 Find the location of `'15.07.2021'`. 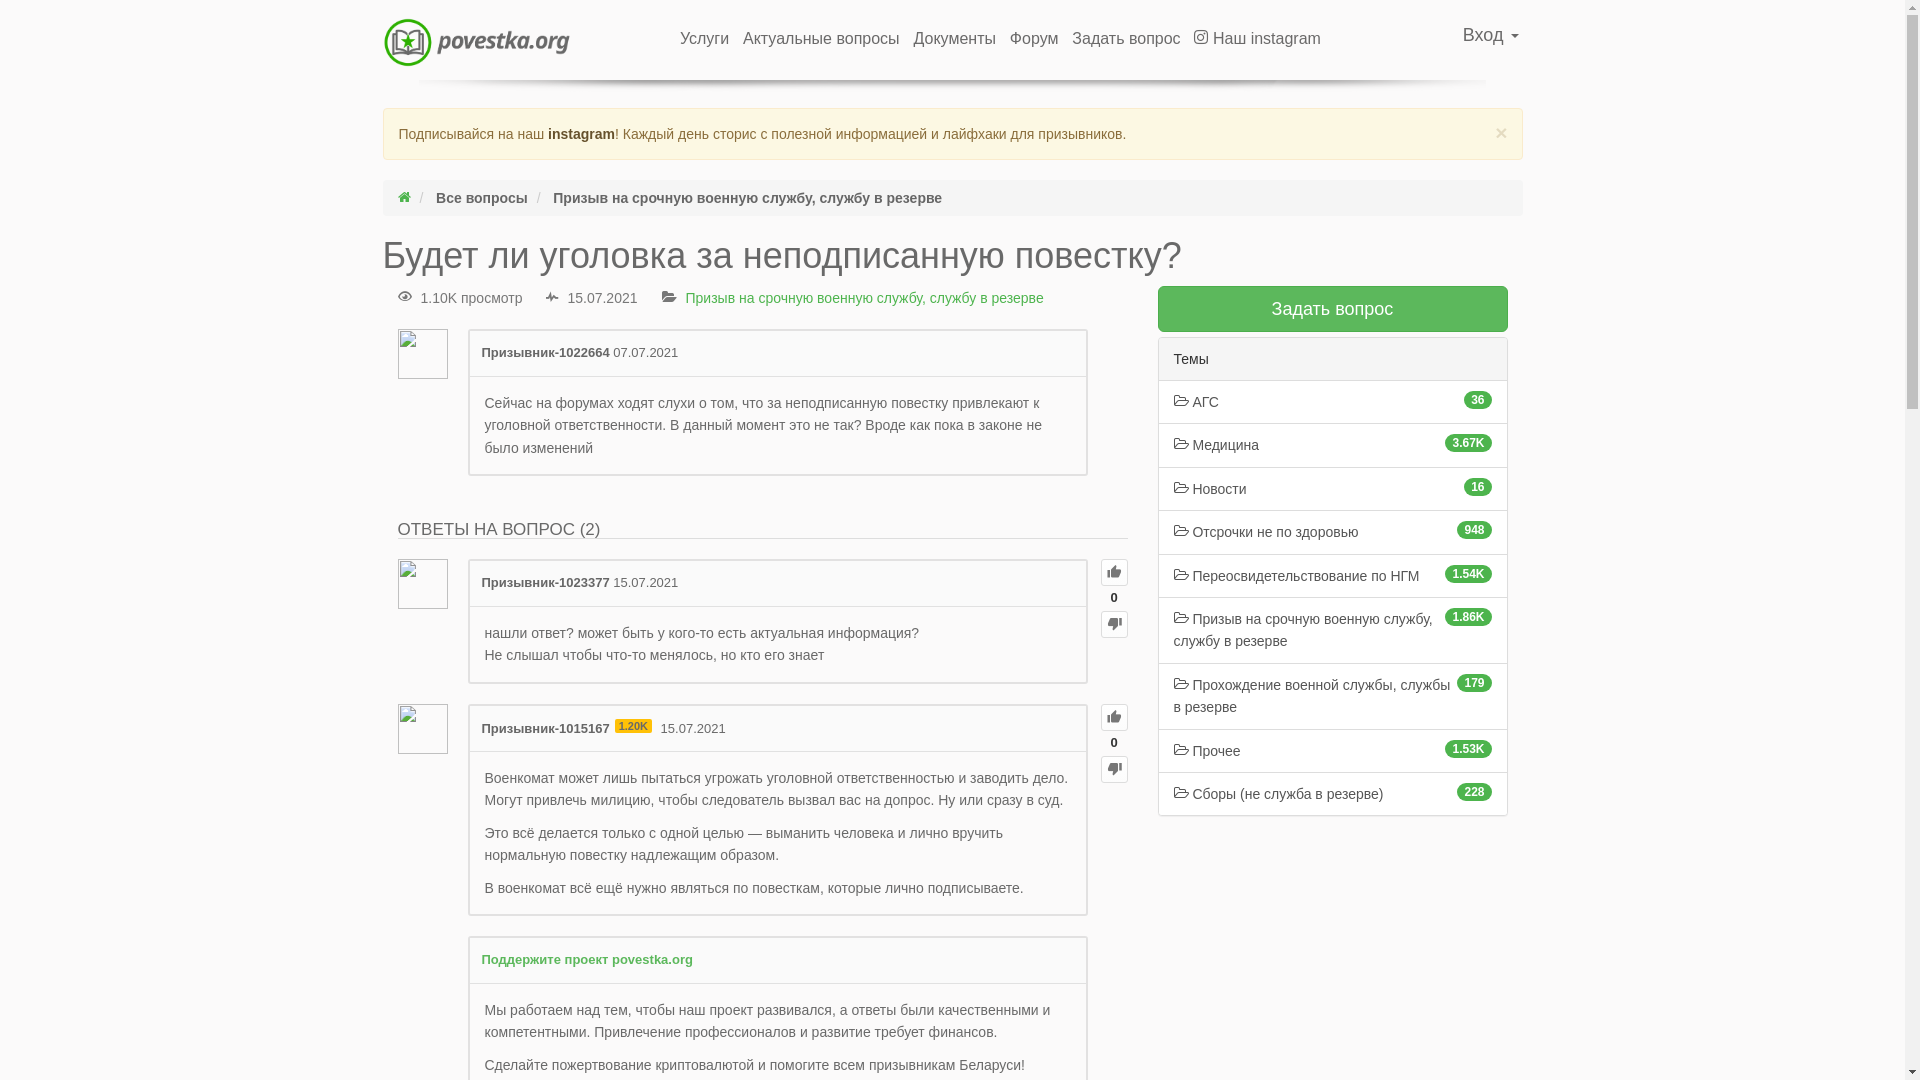

'15.07.2021' is located at coordinates (645, 582).